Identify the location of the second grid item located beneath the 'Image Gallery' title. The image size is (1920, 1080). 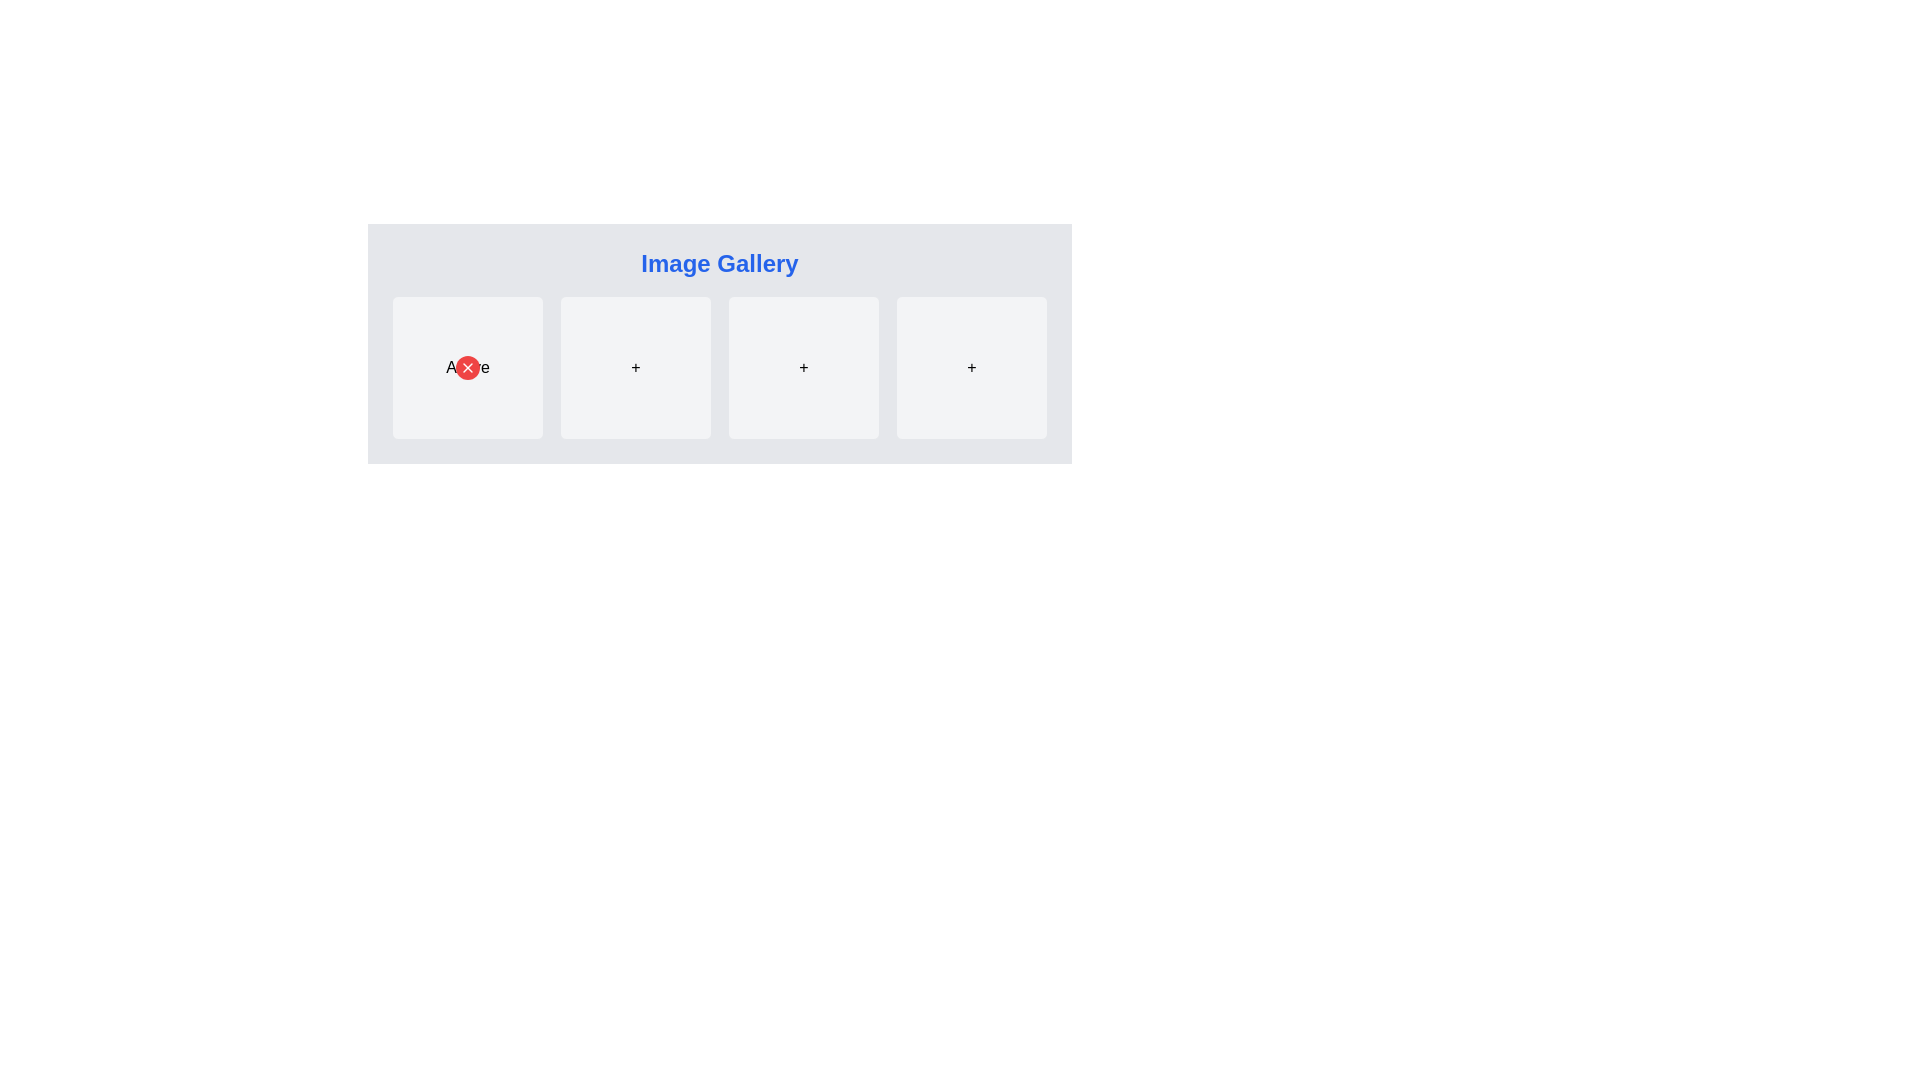
(720, 342).